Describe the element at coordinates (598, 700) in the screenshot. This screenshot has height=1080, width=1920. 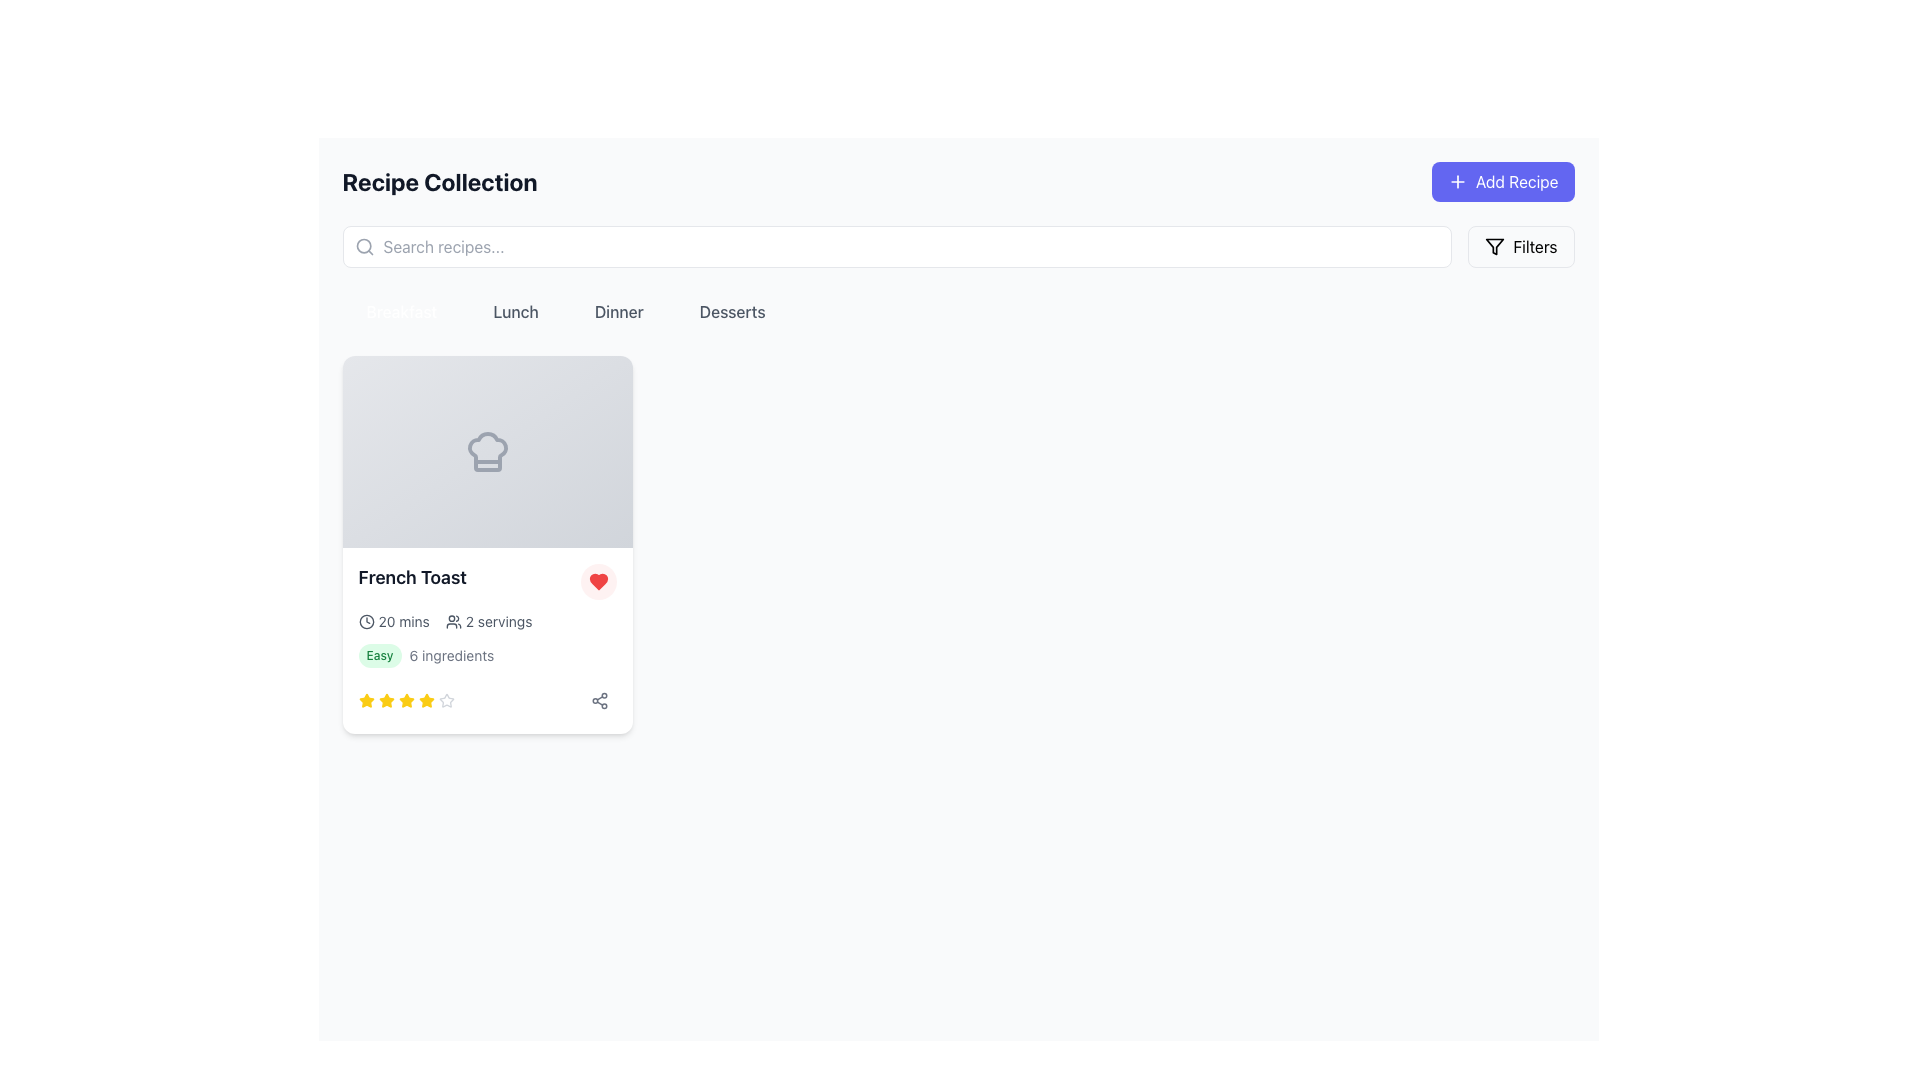
I see `the sharing button located in the bottom-right corner of the 'French Toast' recipe card, positioned to the right of the star rating icons` at that location.